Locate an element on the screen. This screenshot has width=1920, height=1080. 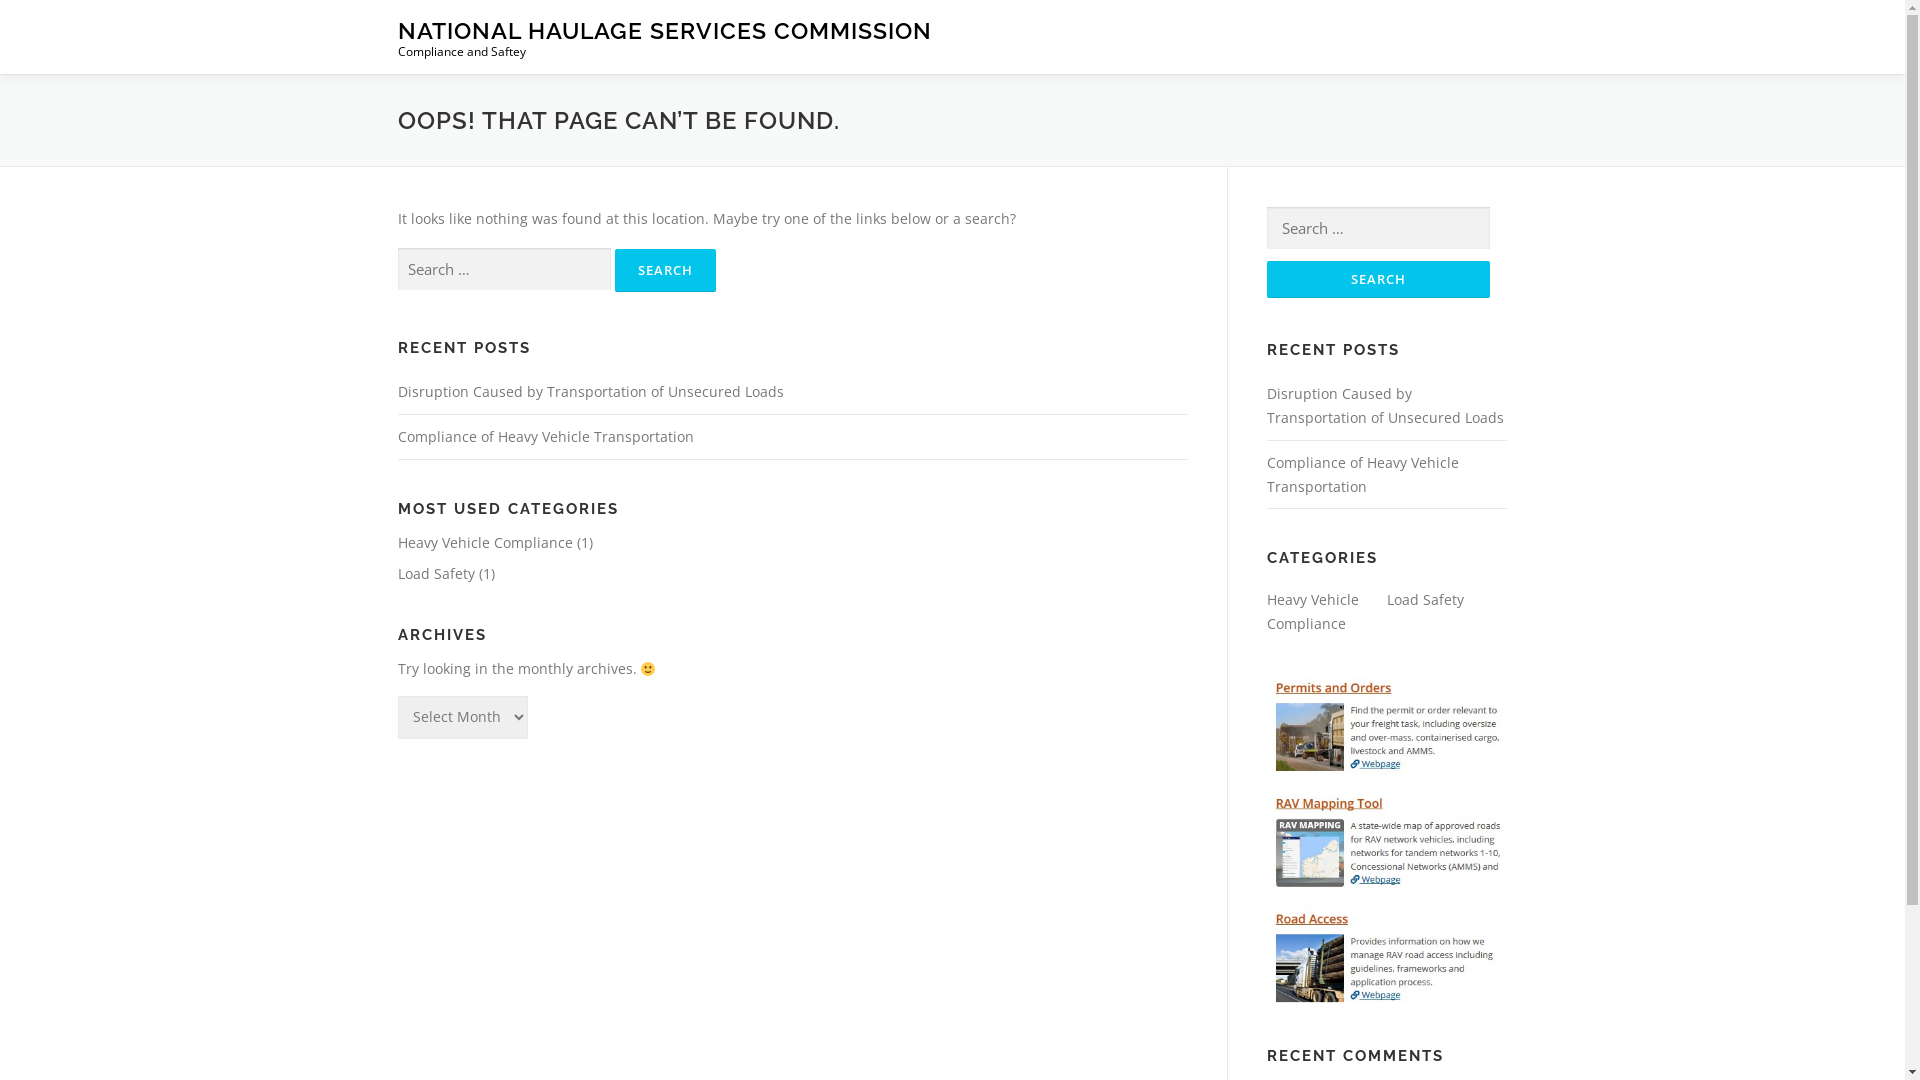
'Compliance of Heavy Vehicle Transportation' is located at coordinates (1361, 474).